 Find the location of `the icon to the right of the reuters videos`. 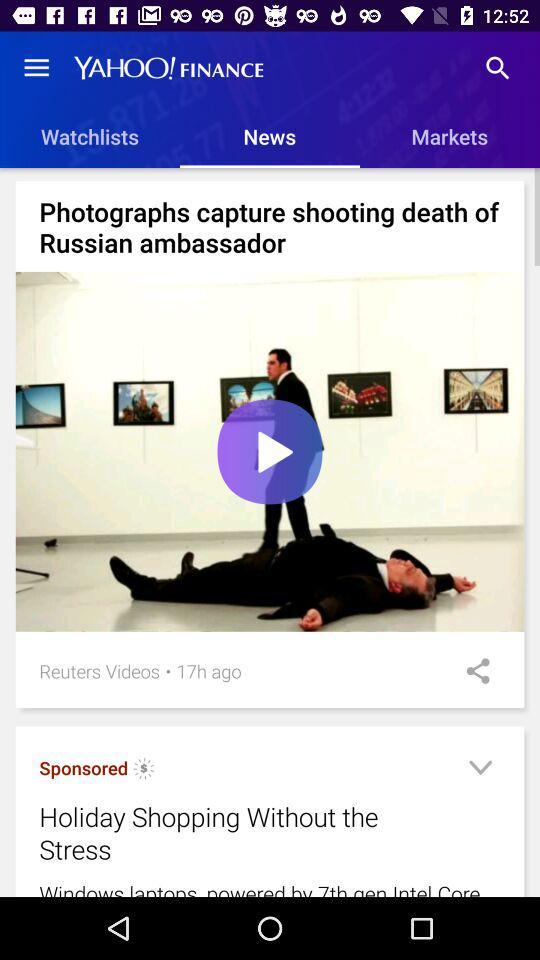

the icon to the right of the reuters videos is located at coordinates (167, 671).